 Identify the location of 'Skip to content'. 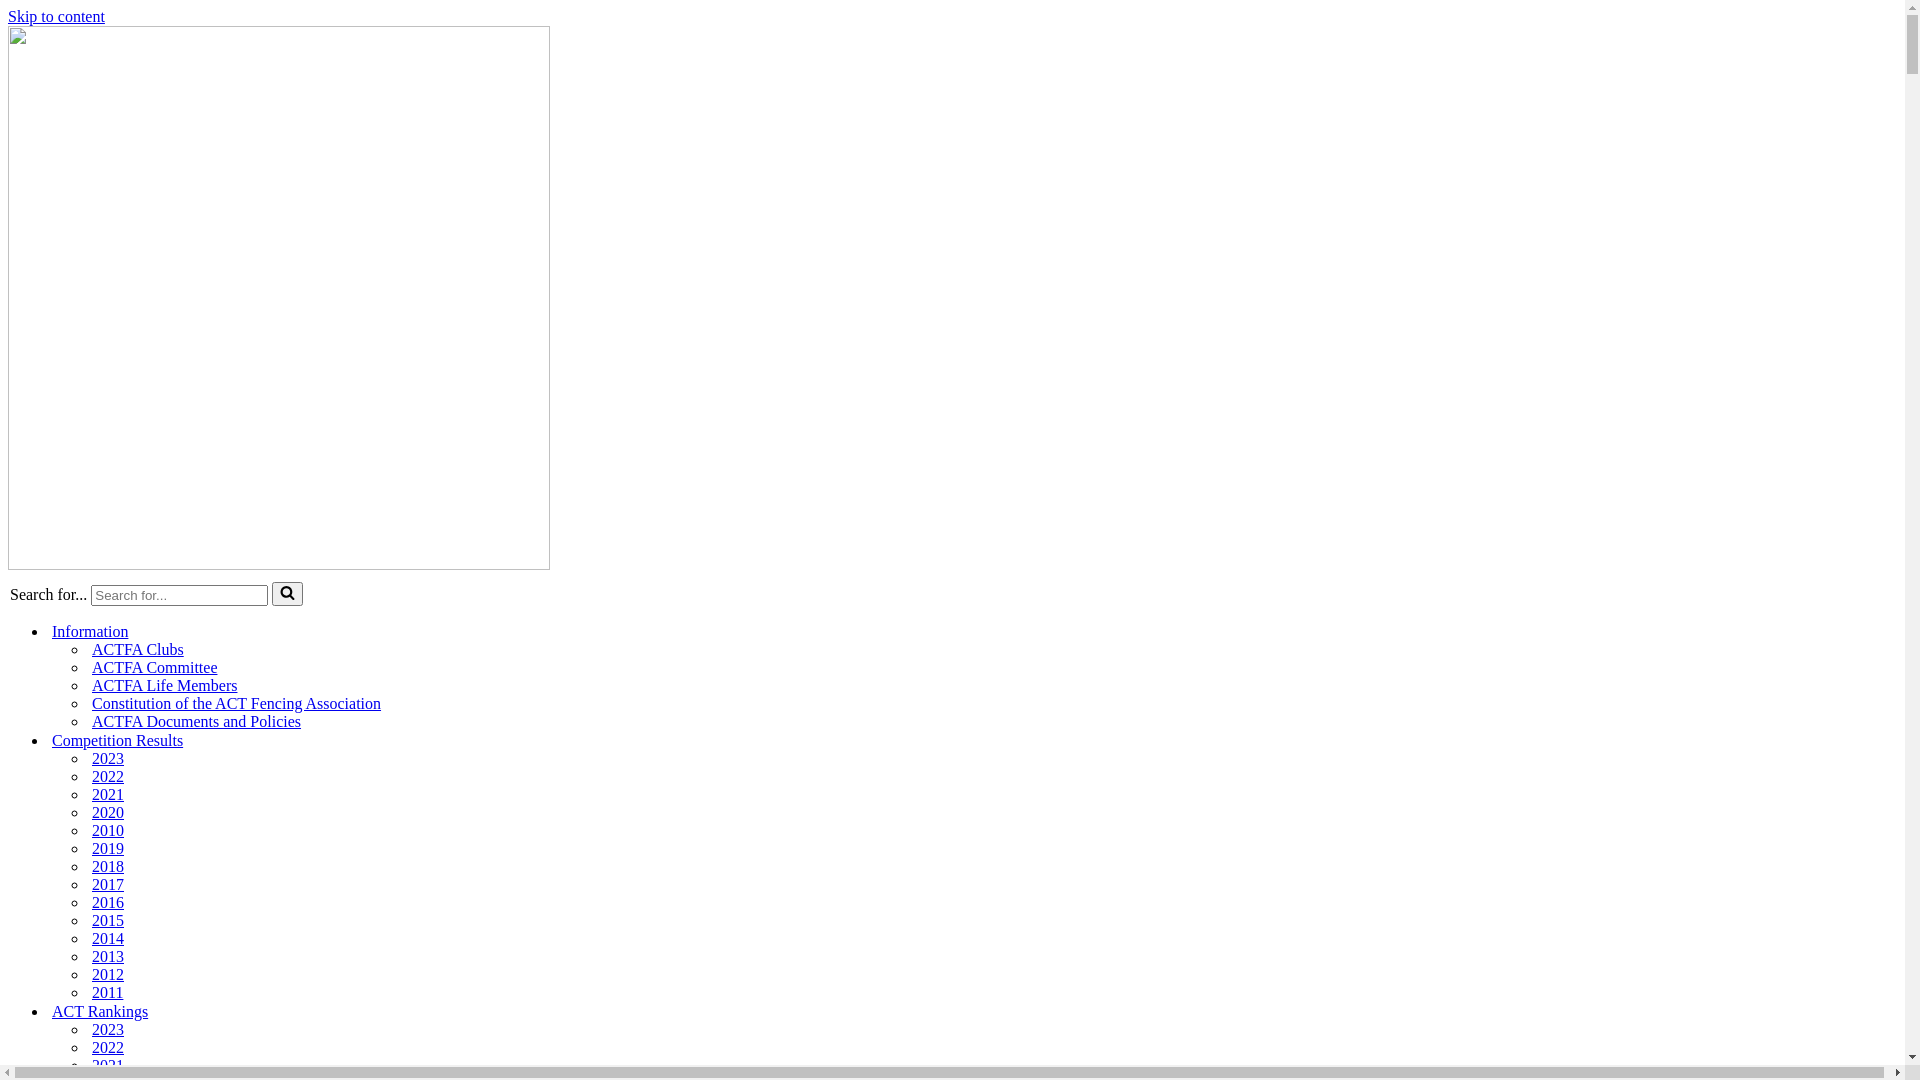
(56, 16).